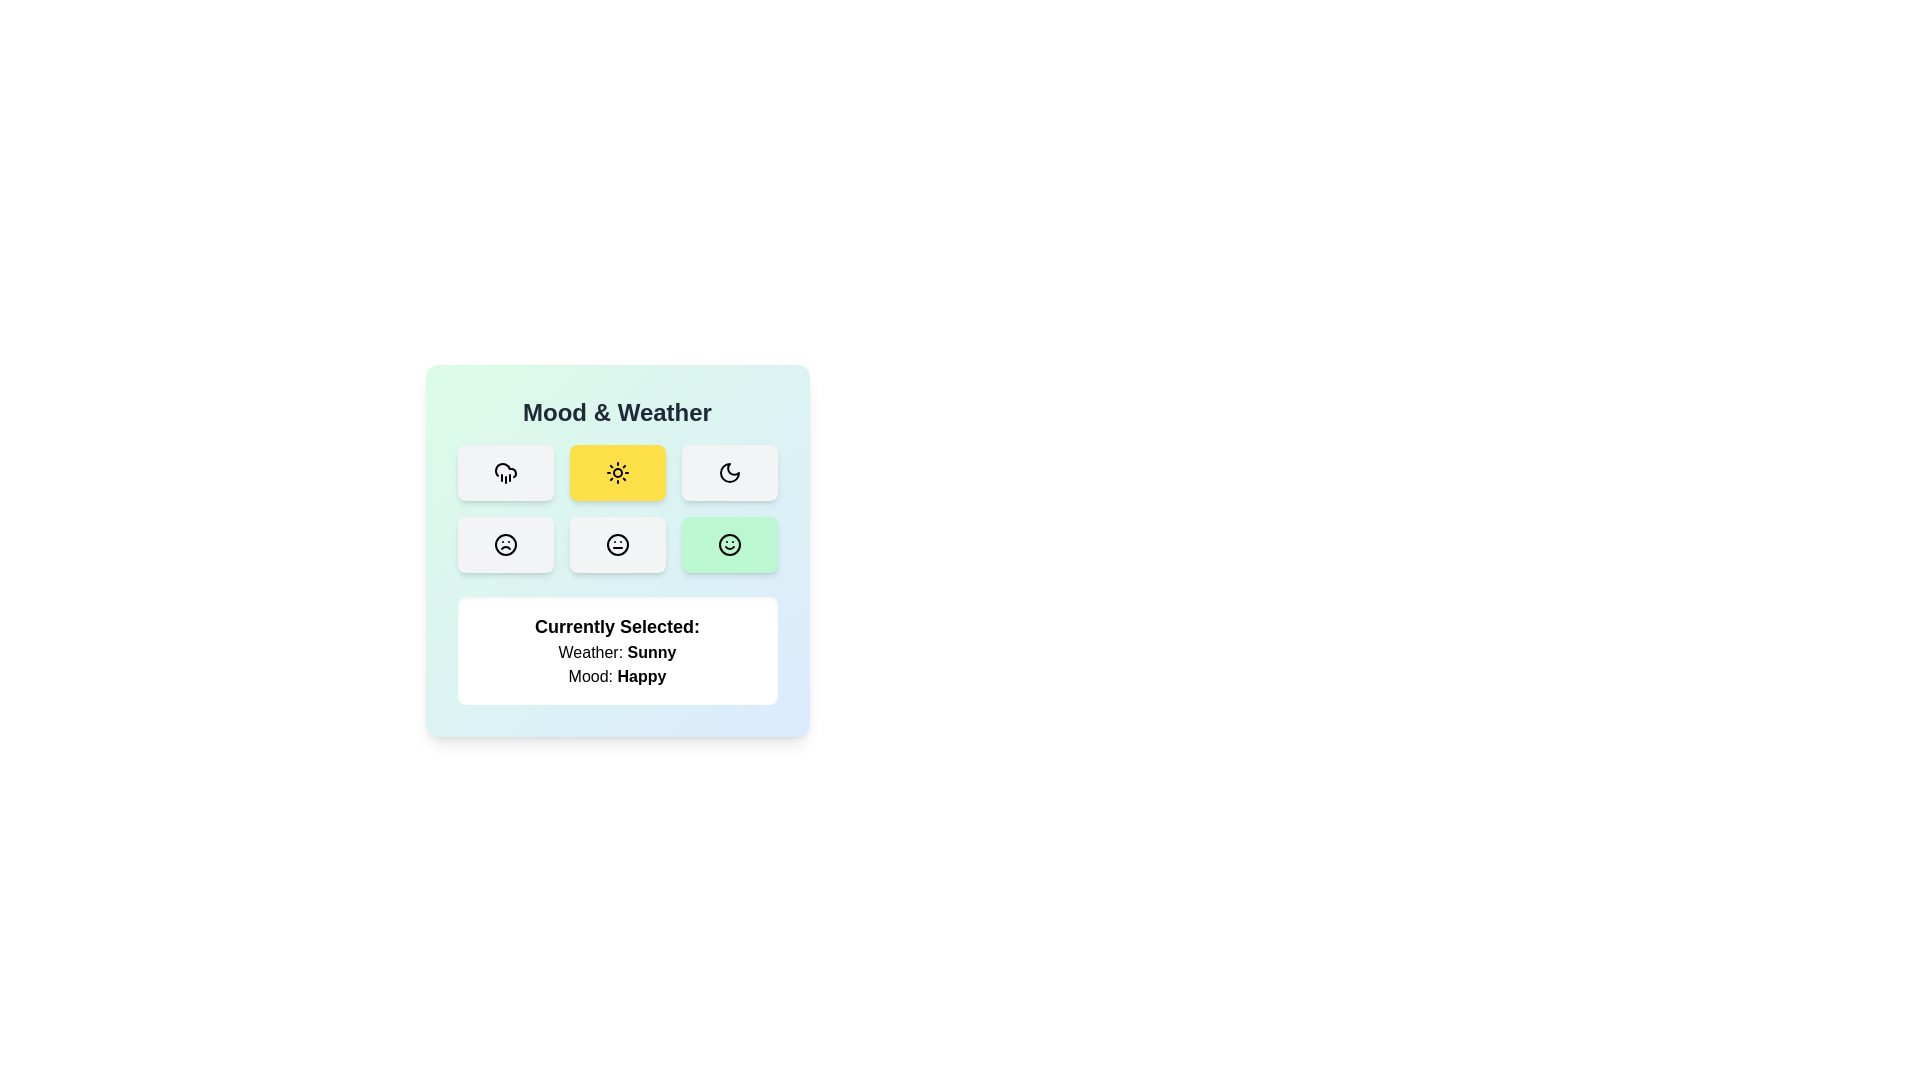 The height and width of the screenshot is (1080, 1920). Describe the element at coordinates (616, 473) in the screenshot. I see `the 'sunny' weather condition button located centrally below the 'Mood & Weather' heading` at that location.